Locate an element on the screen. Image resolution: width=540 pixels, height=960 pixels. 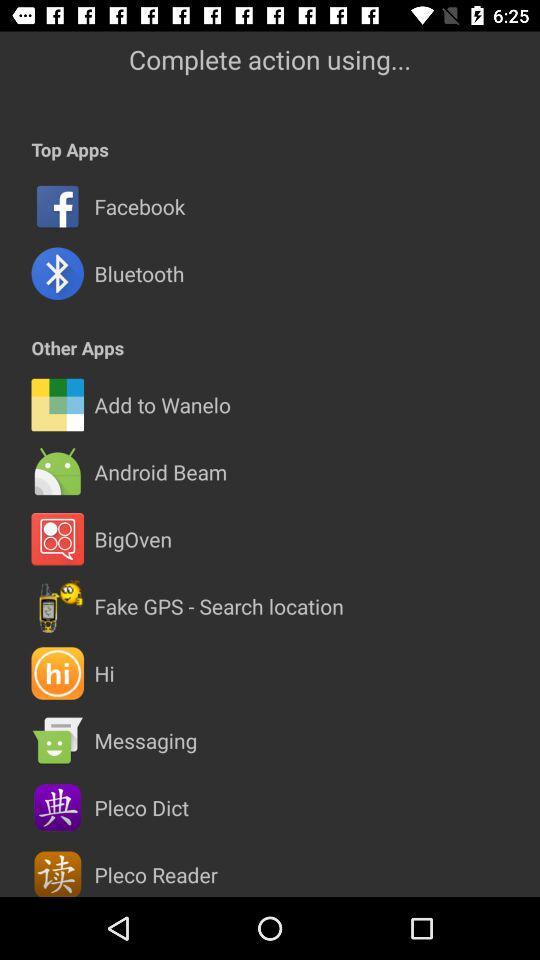
the message icon is located at coordinates (57, 739).